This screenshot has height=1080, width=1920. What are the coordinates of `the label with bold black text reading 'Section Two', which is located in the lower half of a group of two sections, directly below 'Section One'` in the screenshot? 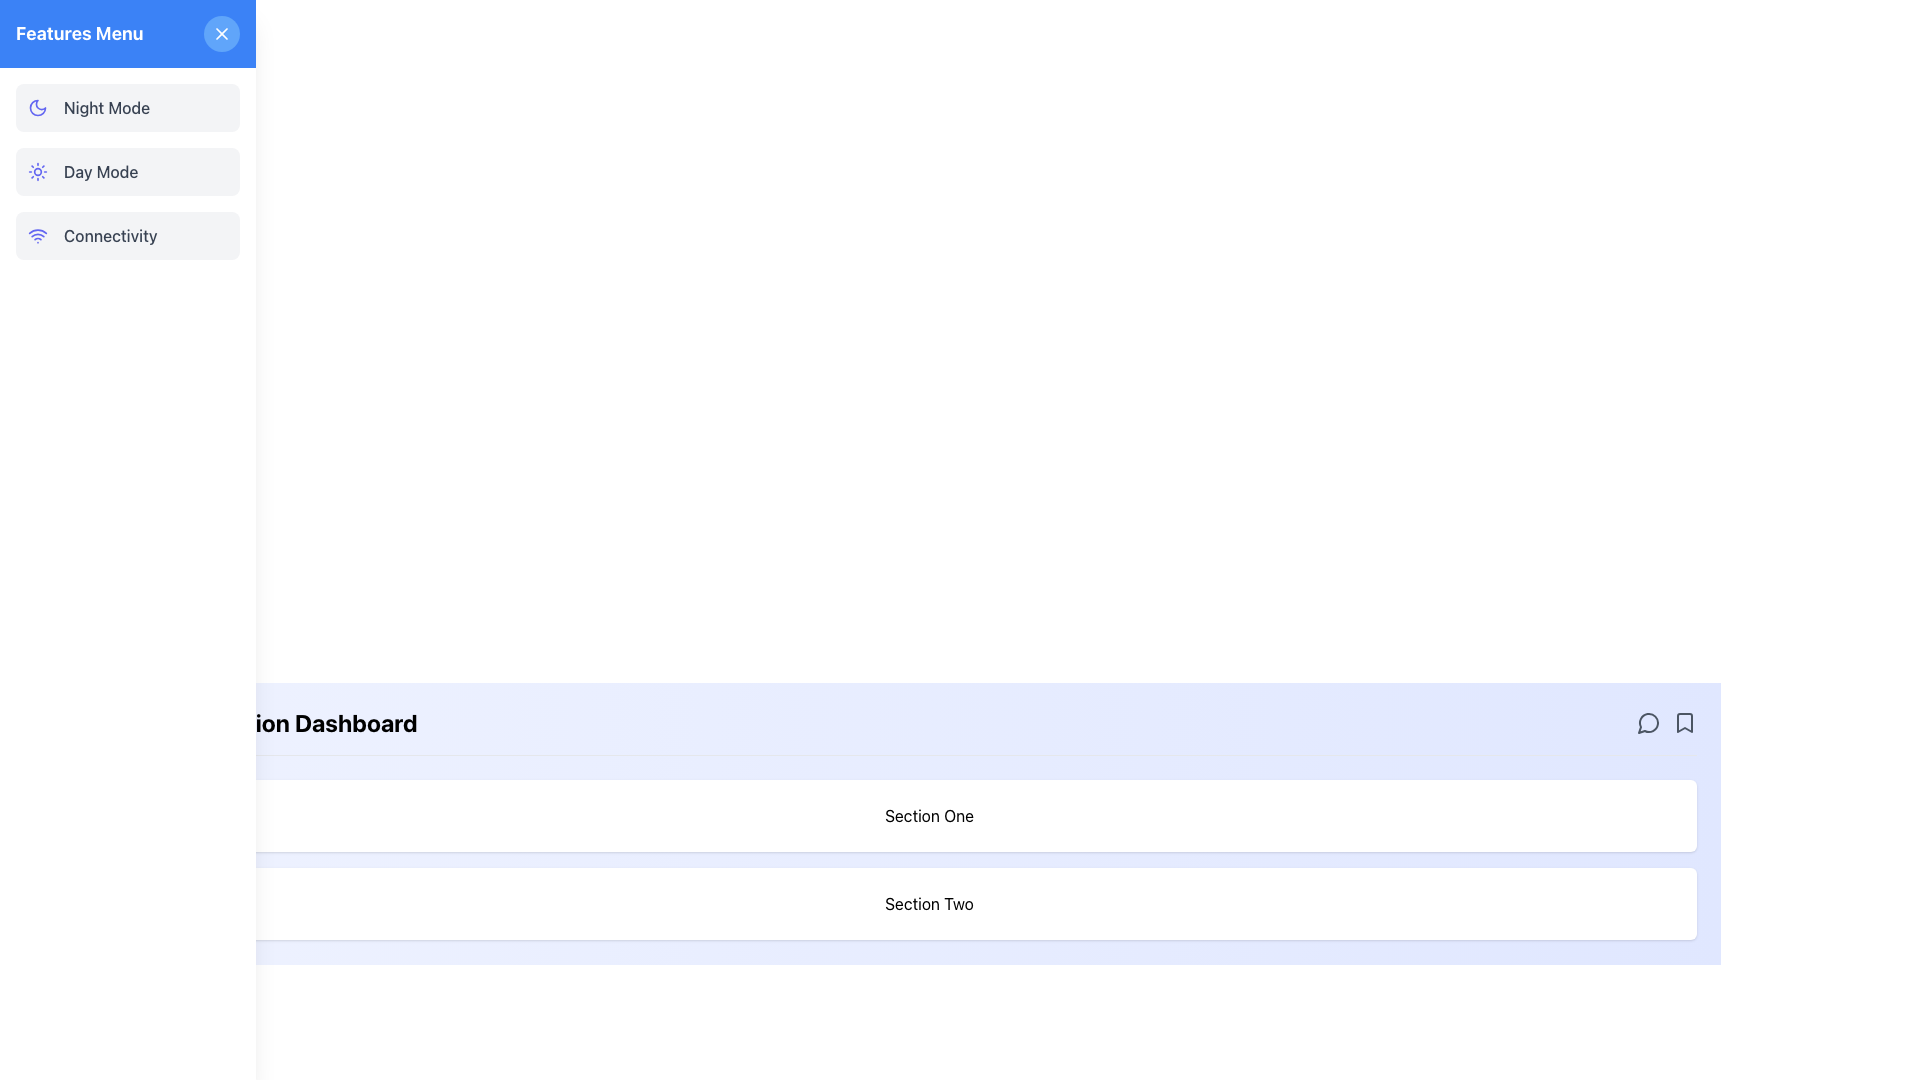 It's located at (928, 903).